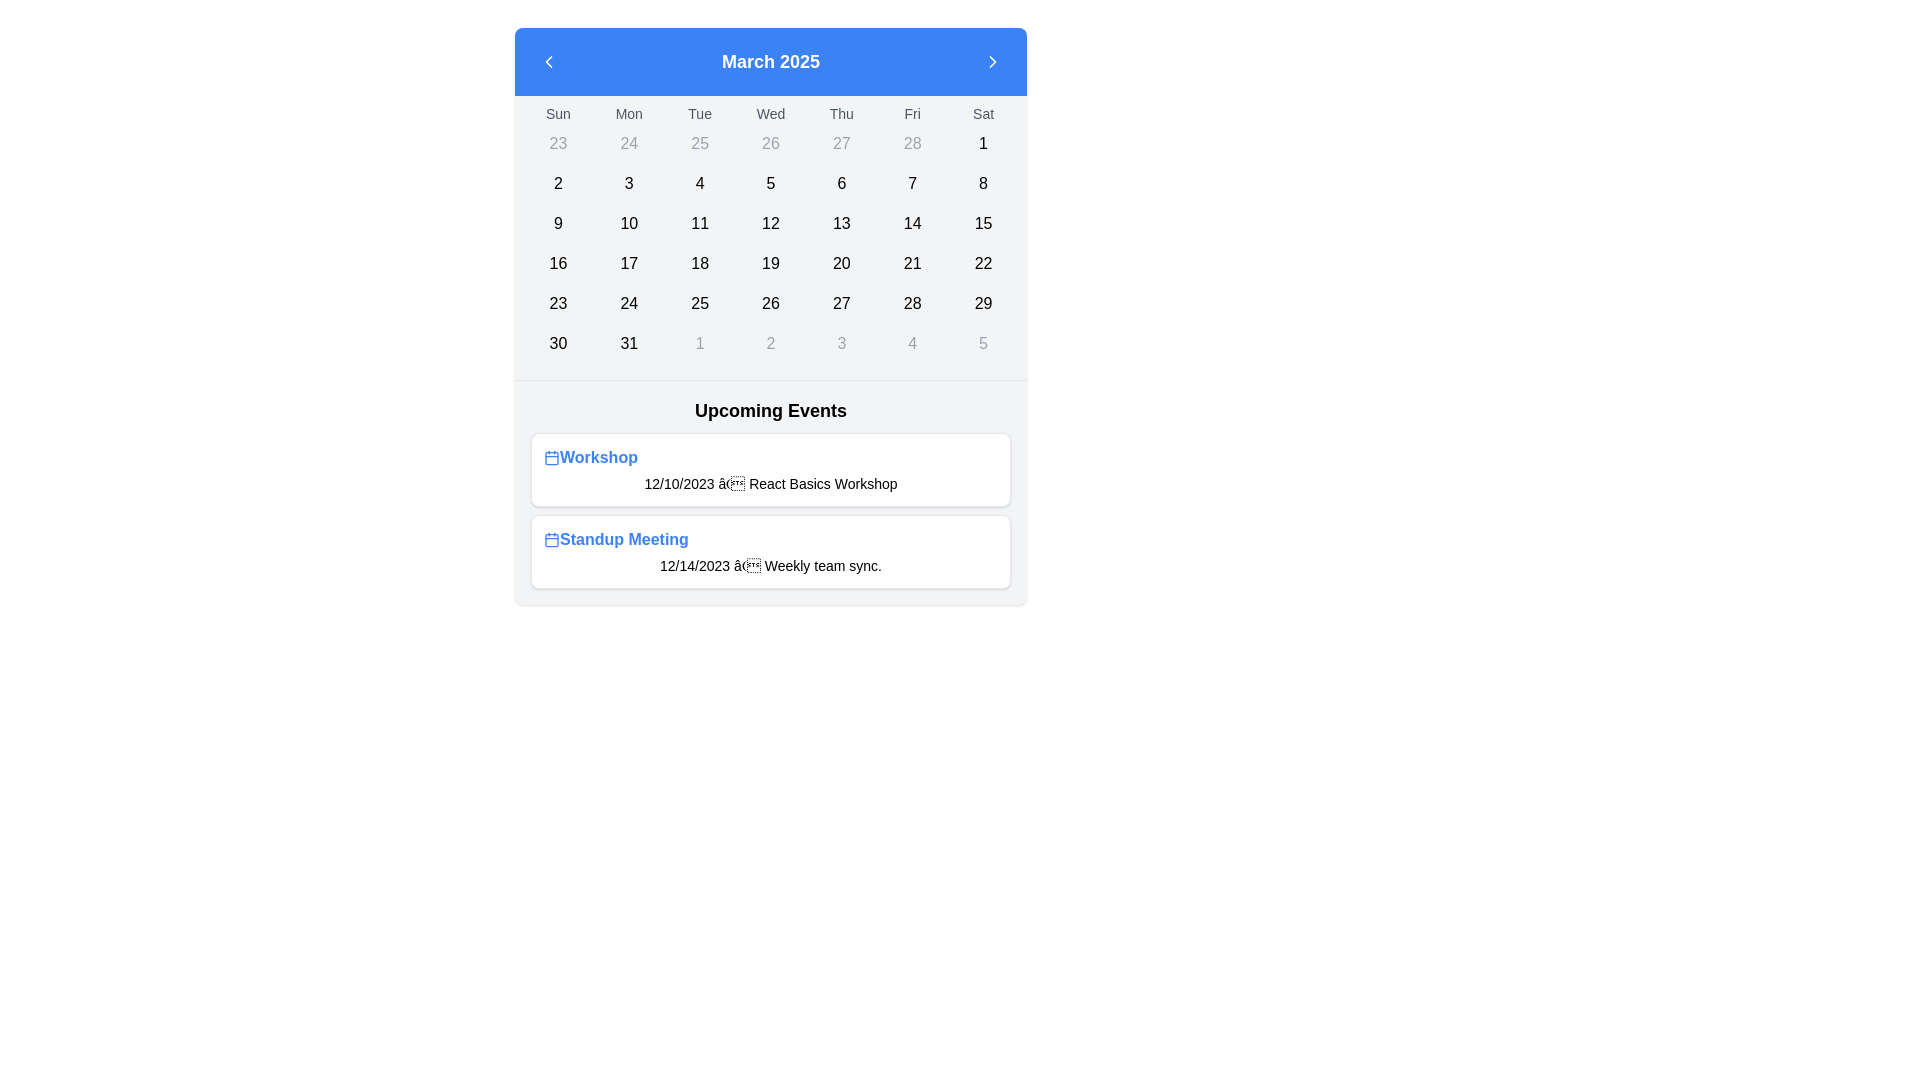 The image size is (1920, 1080). Describe the element at coordinates (552, 540) in the screenshot. I see `the decorative icon associated with the 'Standup Meeting' entry, located to the left of the label in the upcoming events list` at that location.